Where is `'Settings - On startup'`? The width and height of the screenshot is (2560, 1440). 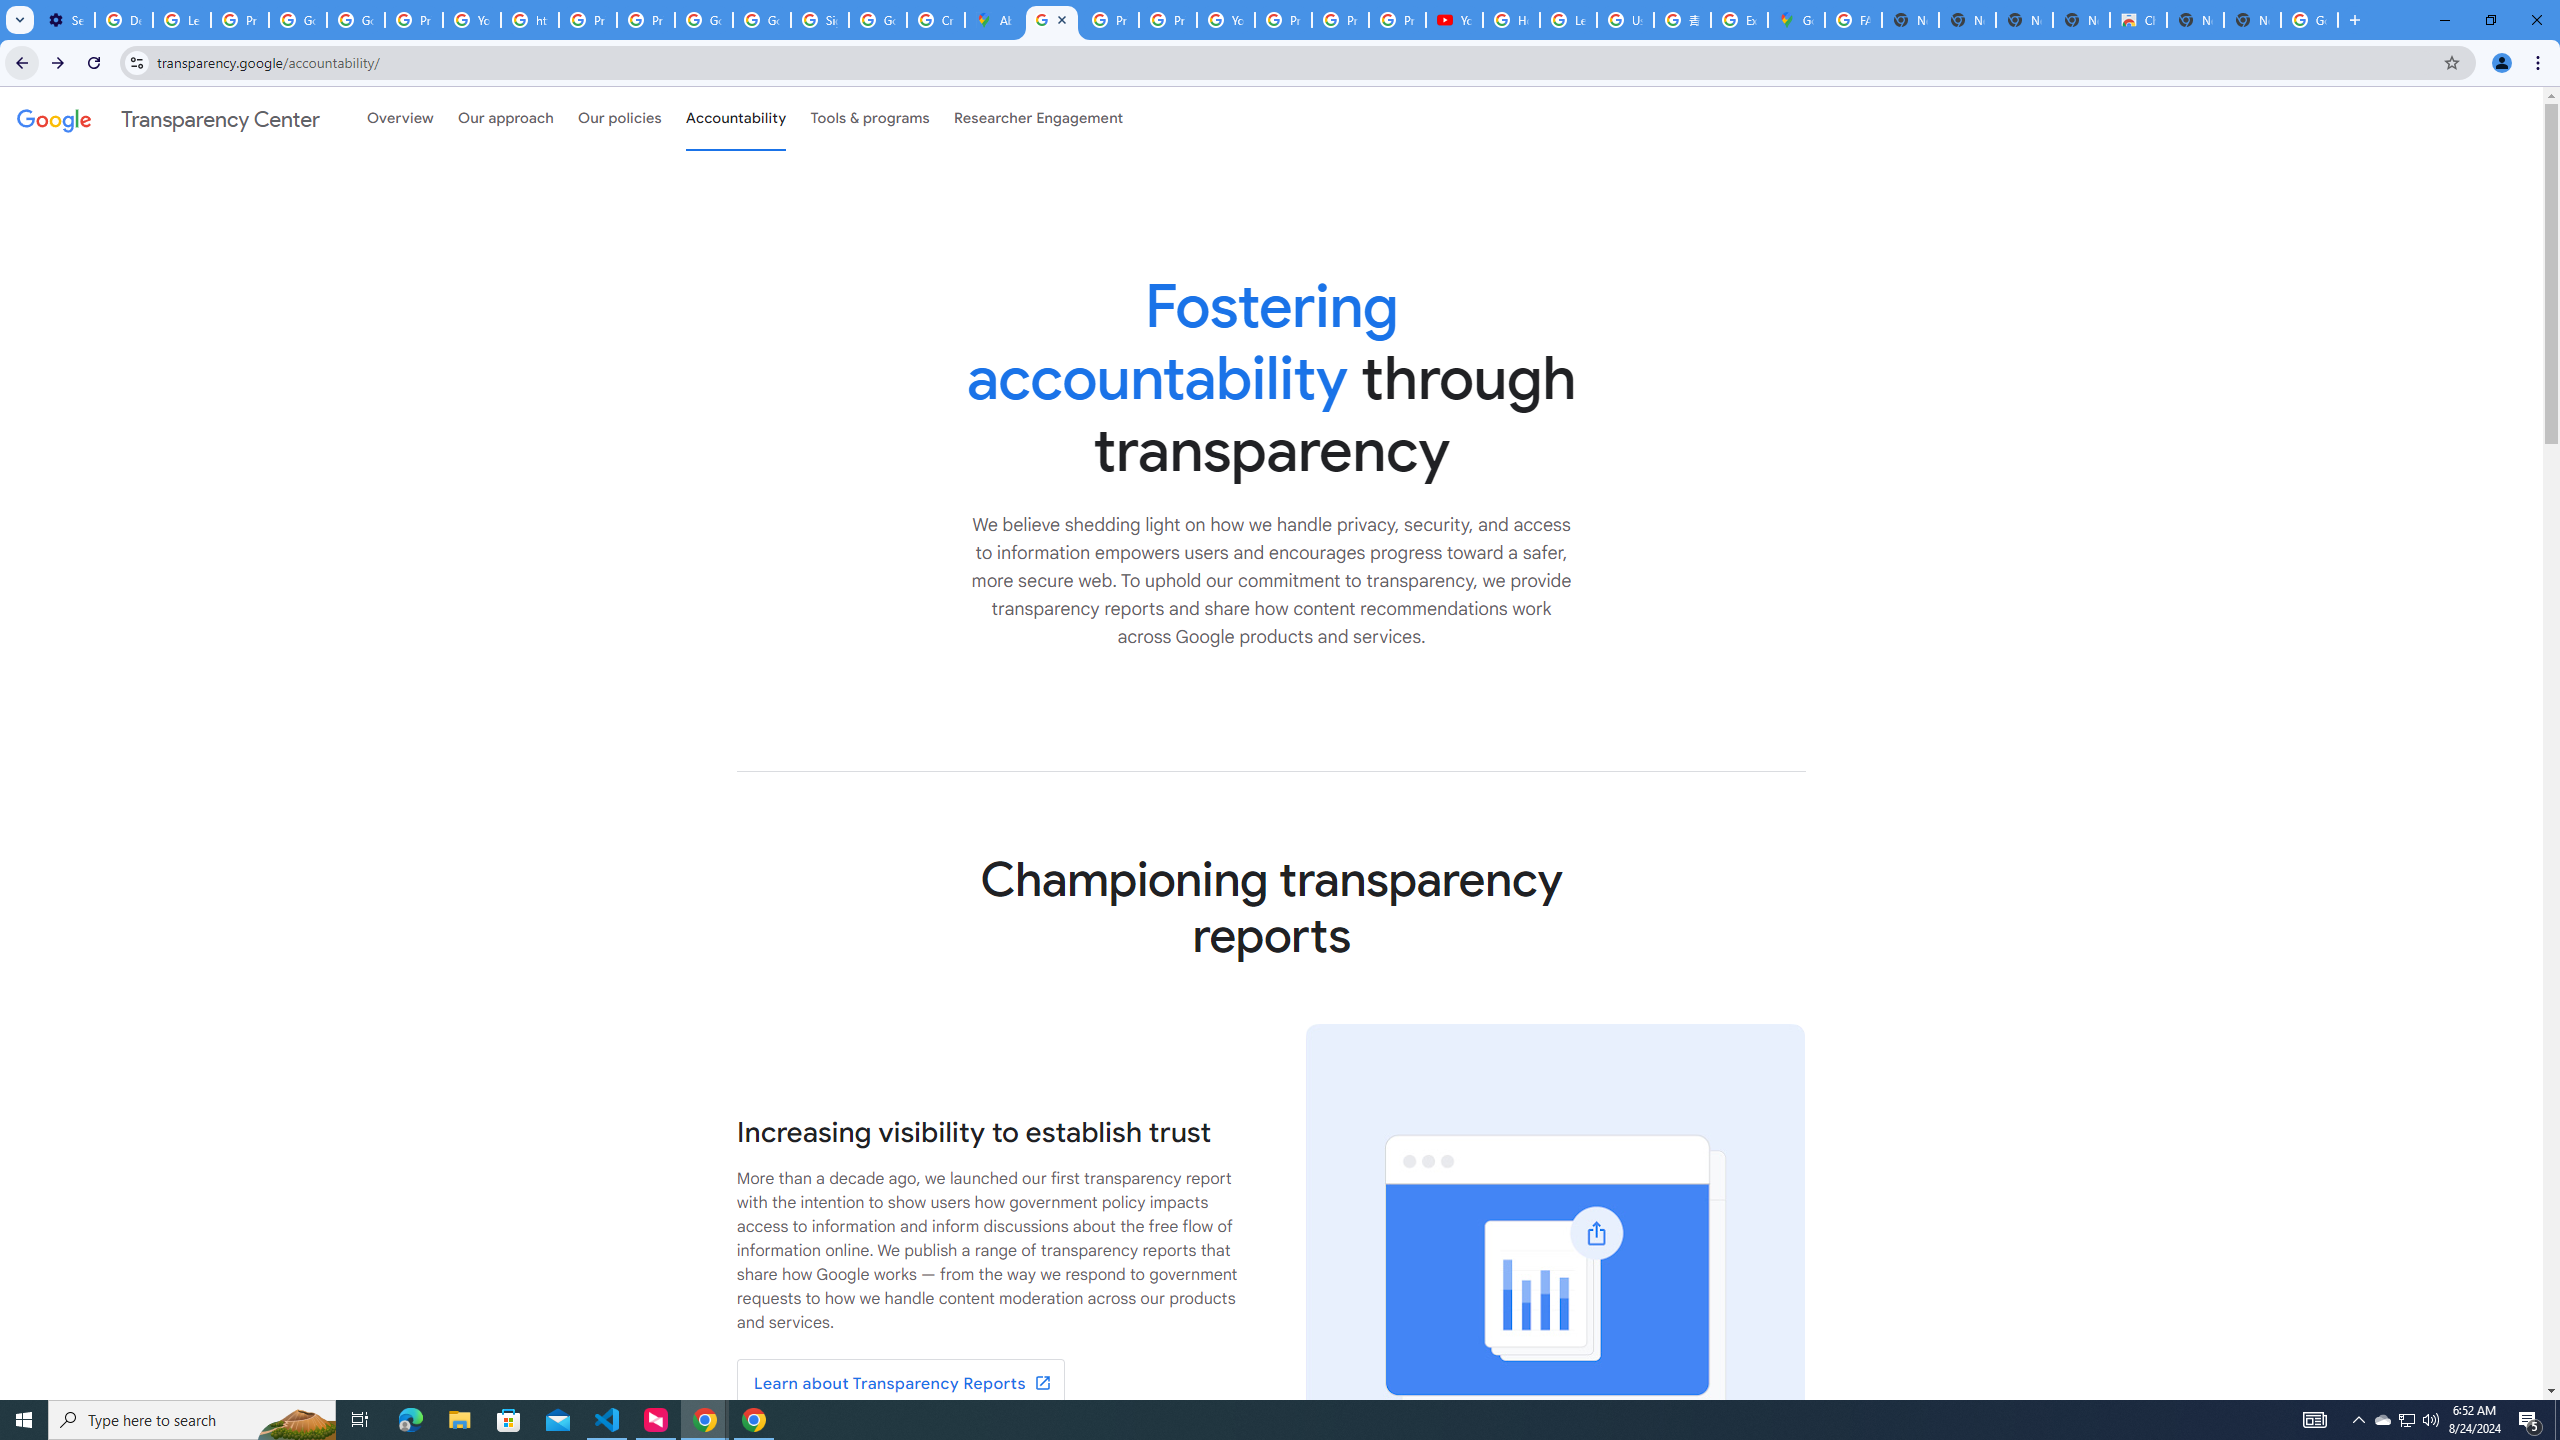
'Settings - On startup' is located at coordinates (65, 19).